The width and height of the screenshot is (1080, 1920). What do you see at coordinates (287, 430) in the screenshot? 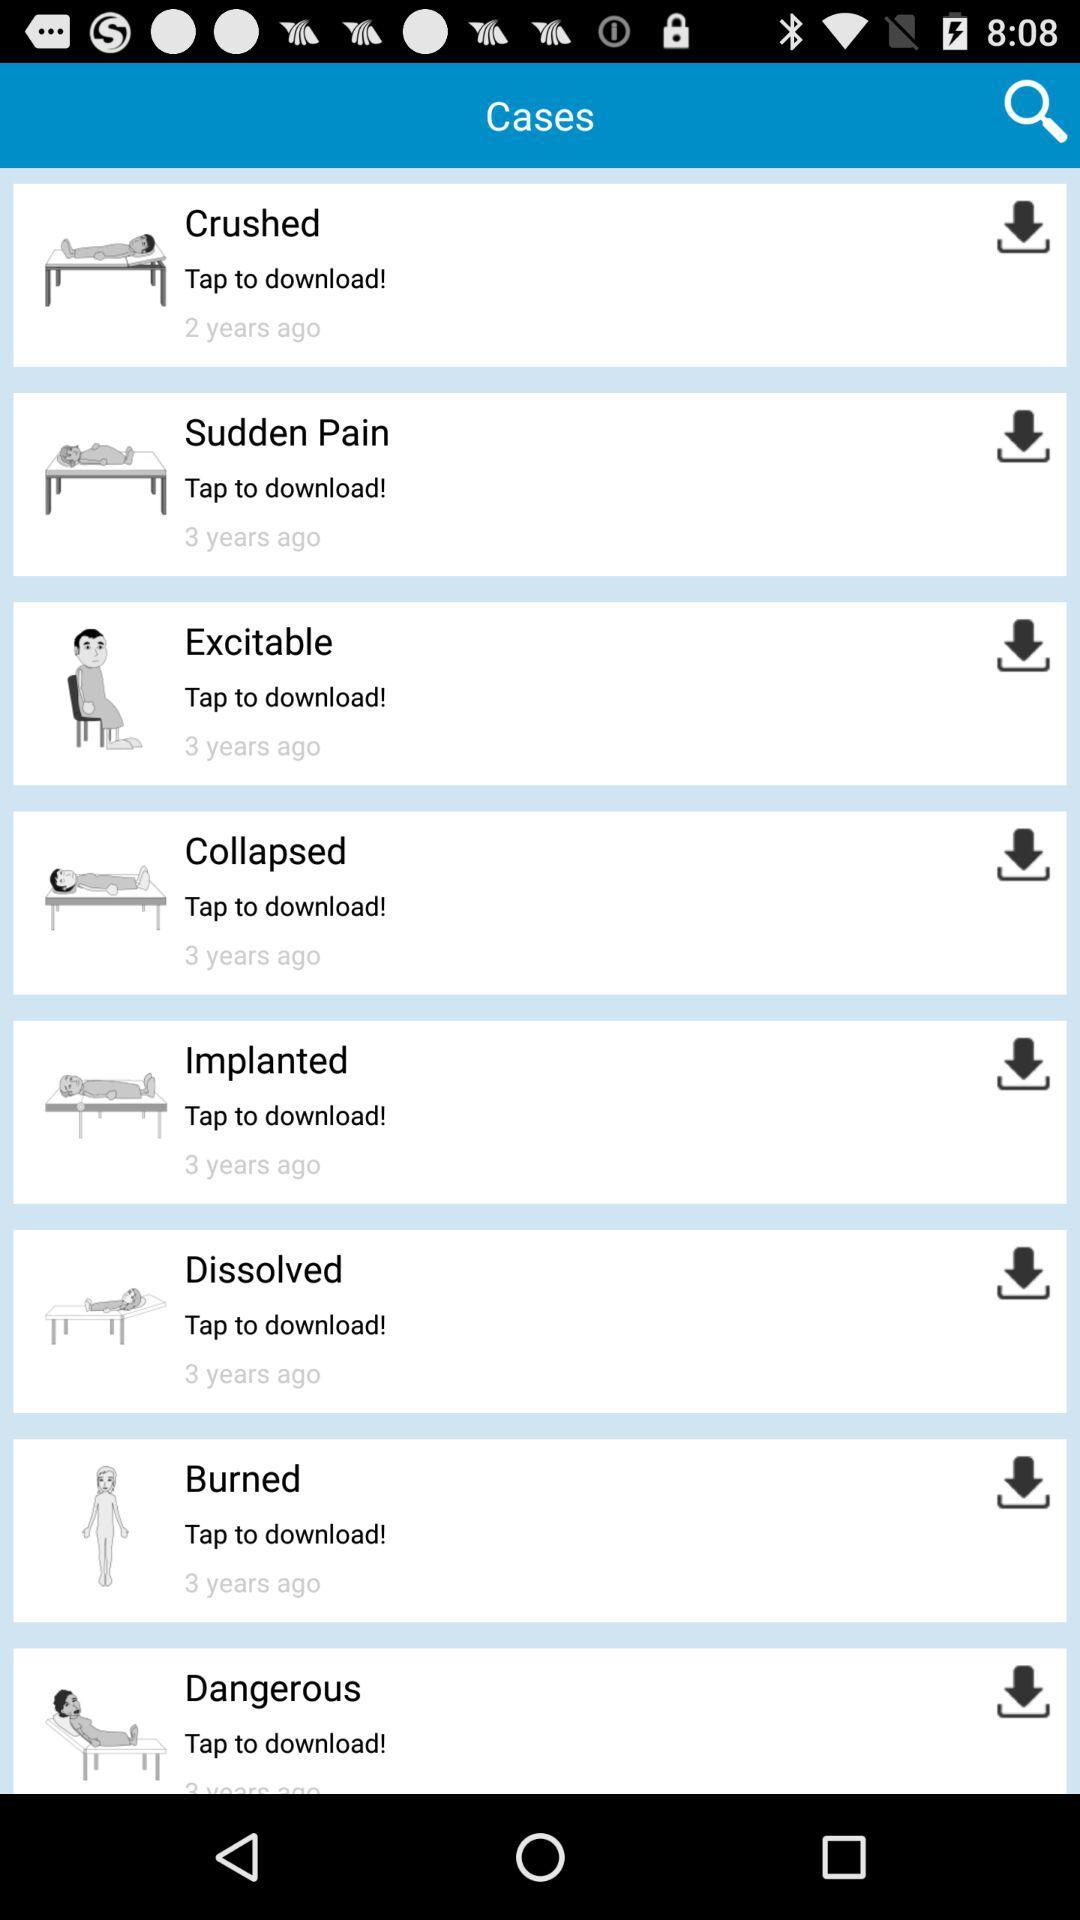
I see `sudden pain` at bounding box center [287, 430].